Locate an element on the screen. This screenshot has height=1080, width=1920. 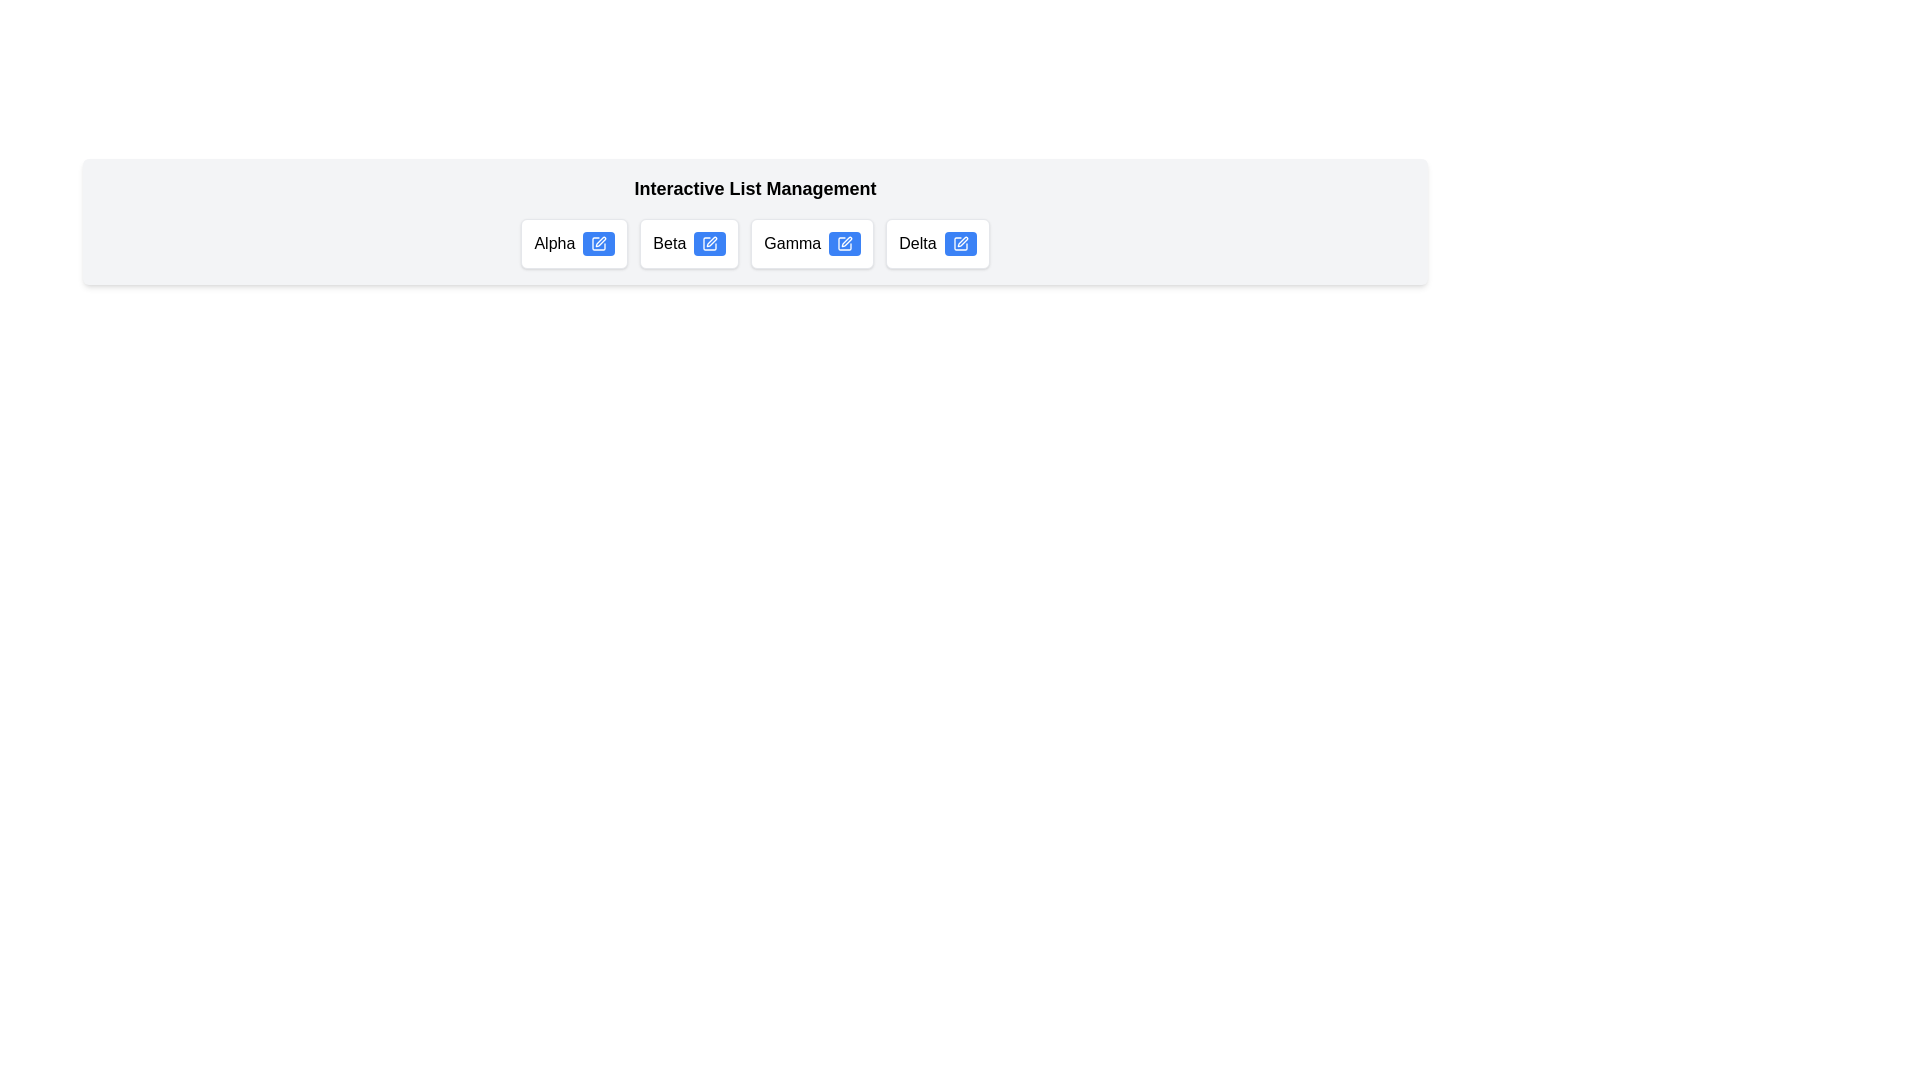
the small pen-like icon located on the right side of the 'Alpha' button to initiate editing of the 'Alpha' entry is located at coordinates (600, 241).